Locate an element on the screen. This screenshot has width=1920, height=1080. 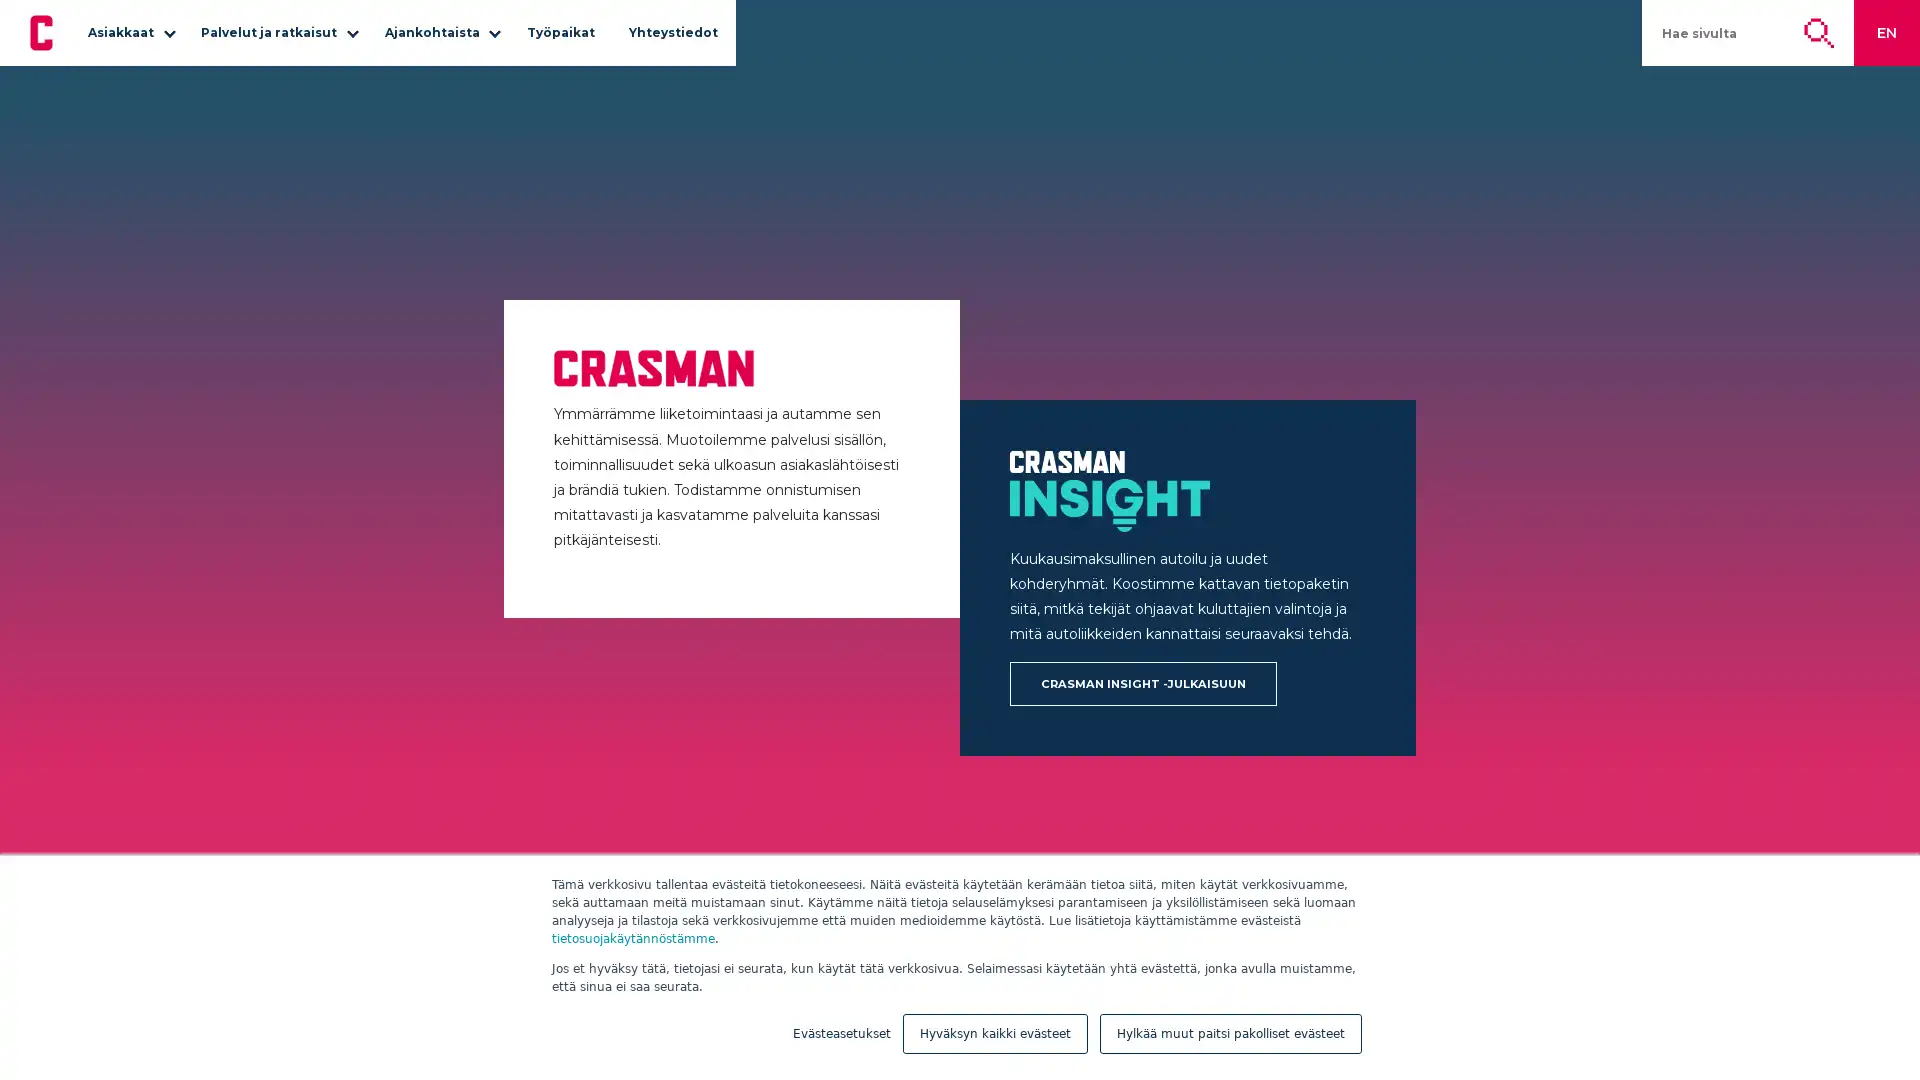
Hylkaa muut paitsi pakolliset evasteet is located at coordinates (1229, 1033).